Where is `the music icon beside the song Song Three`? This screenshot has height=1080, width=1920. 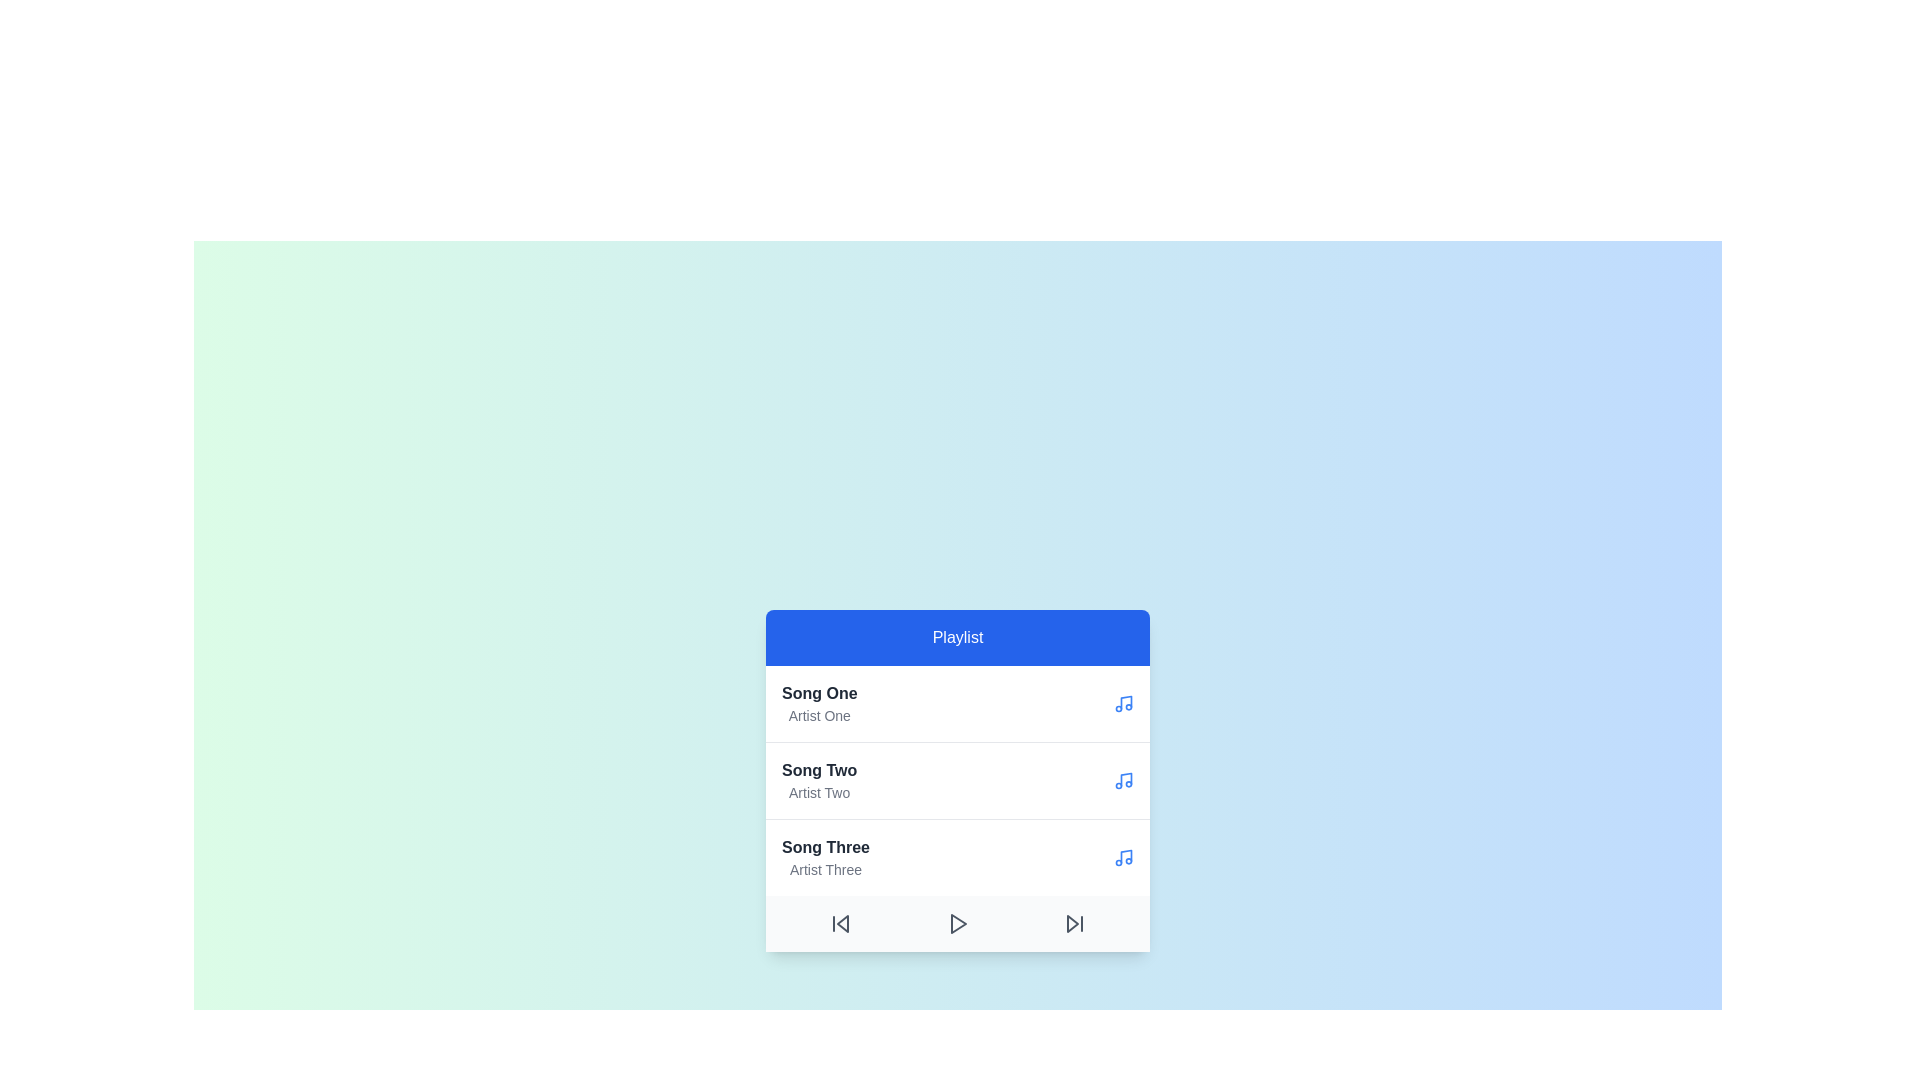
the music icon beside the song Song Three is located at coordinates (1123, 856).